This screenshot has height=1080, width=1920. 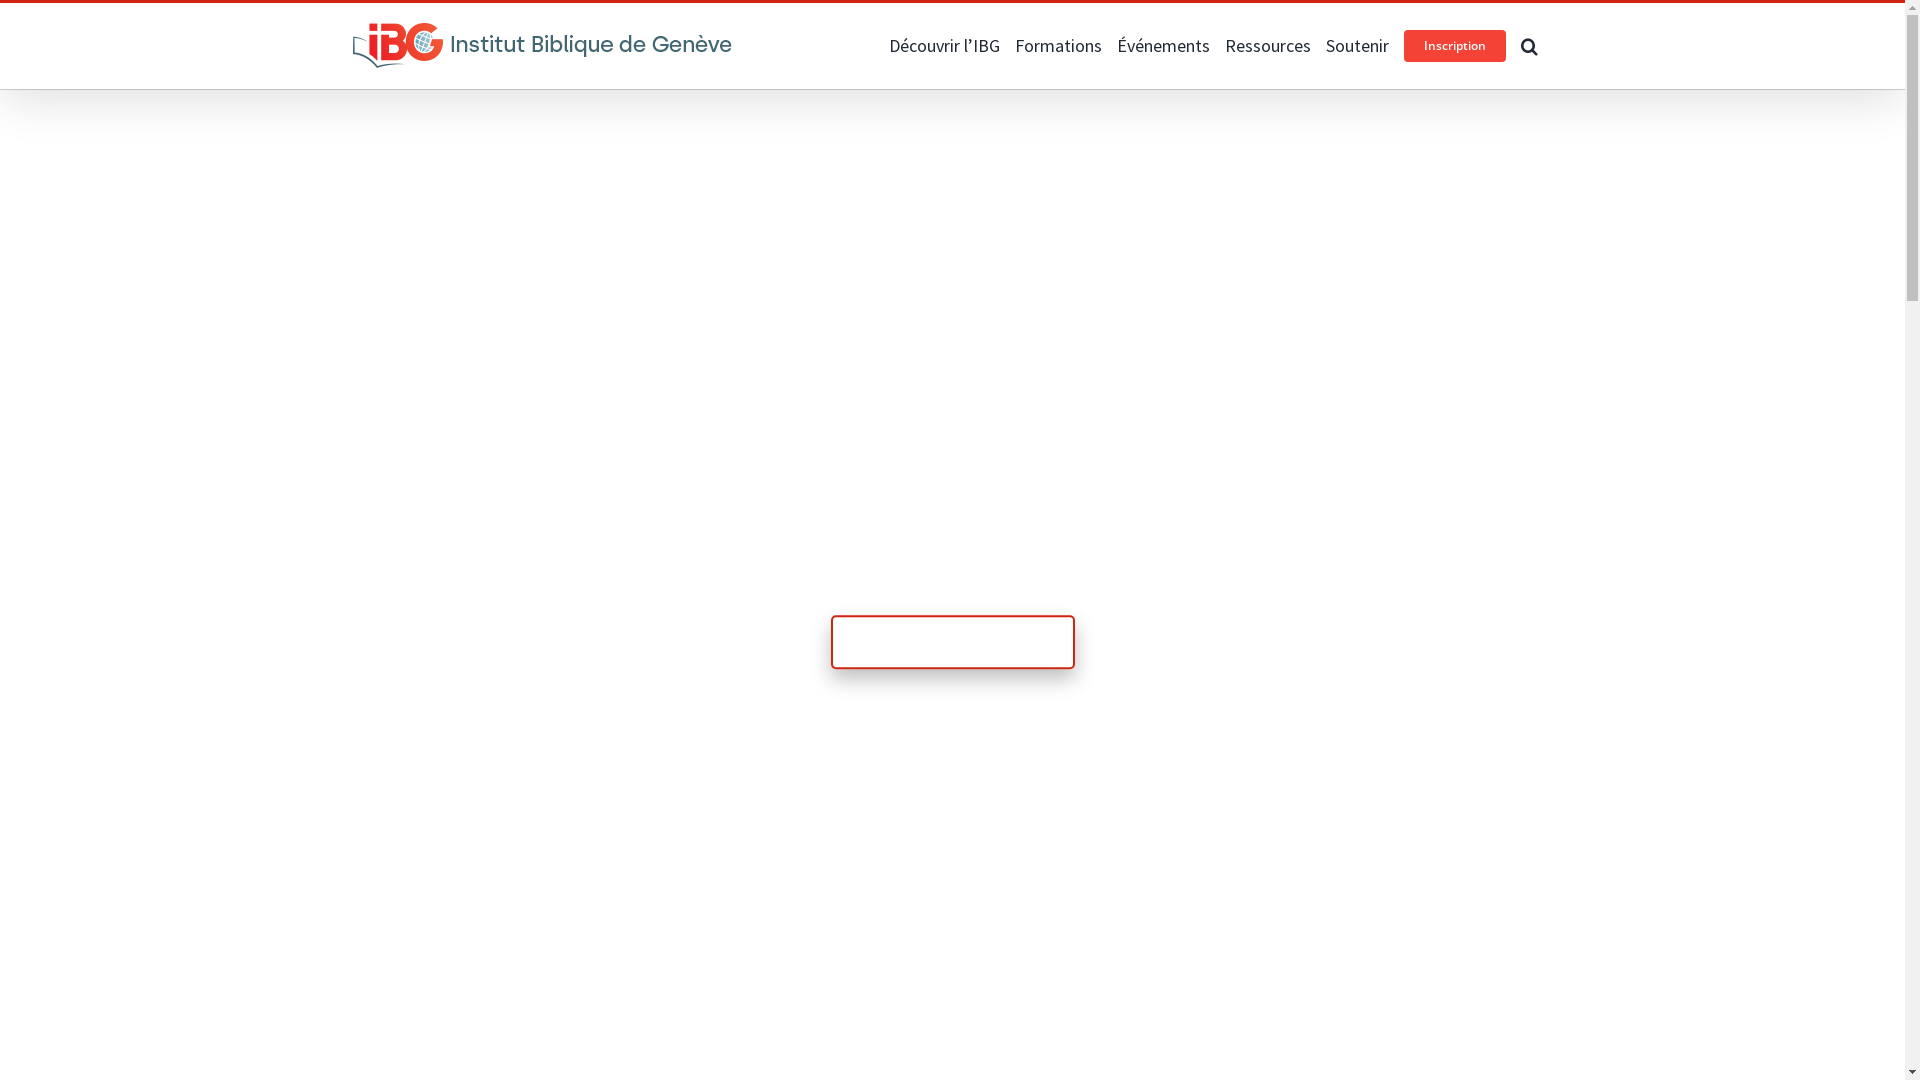 I want to click on 'Instagram', so click(x=388, y=22).